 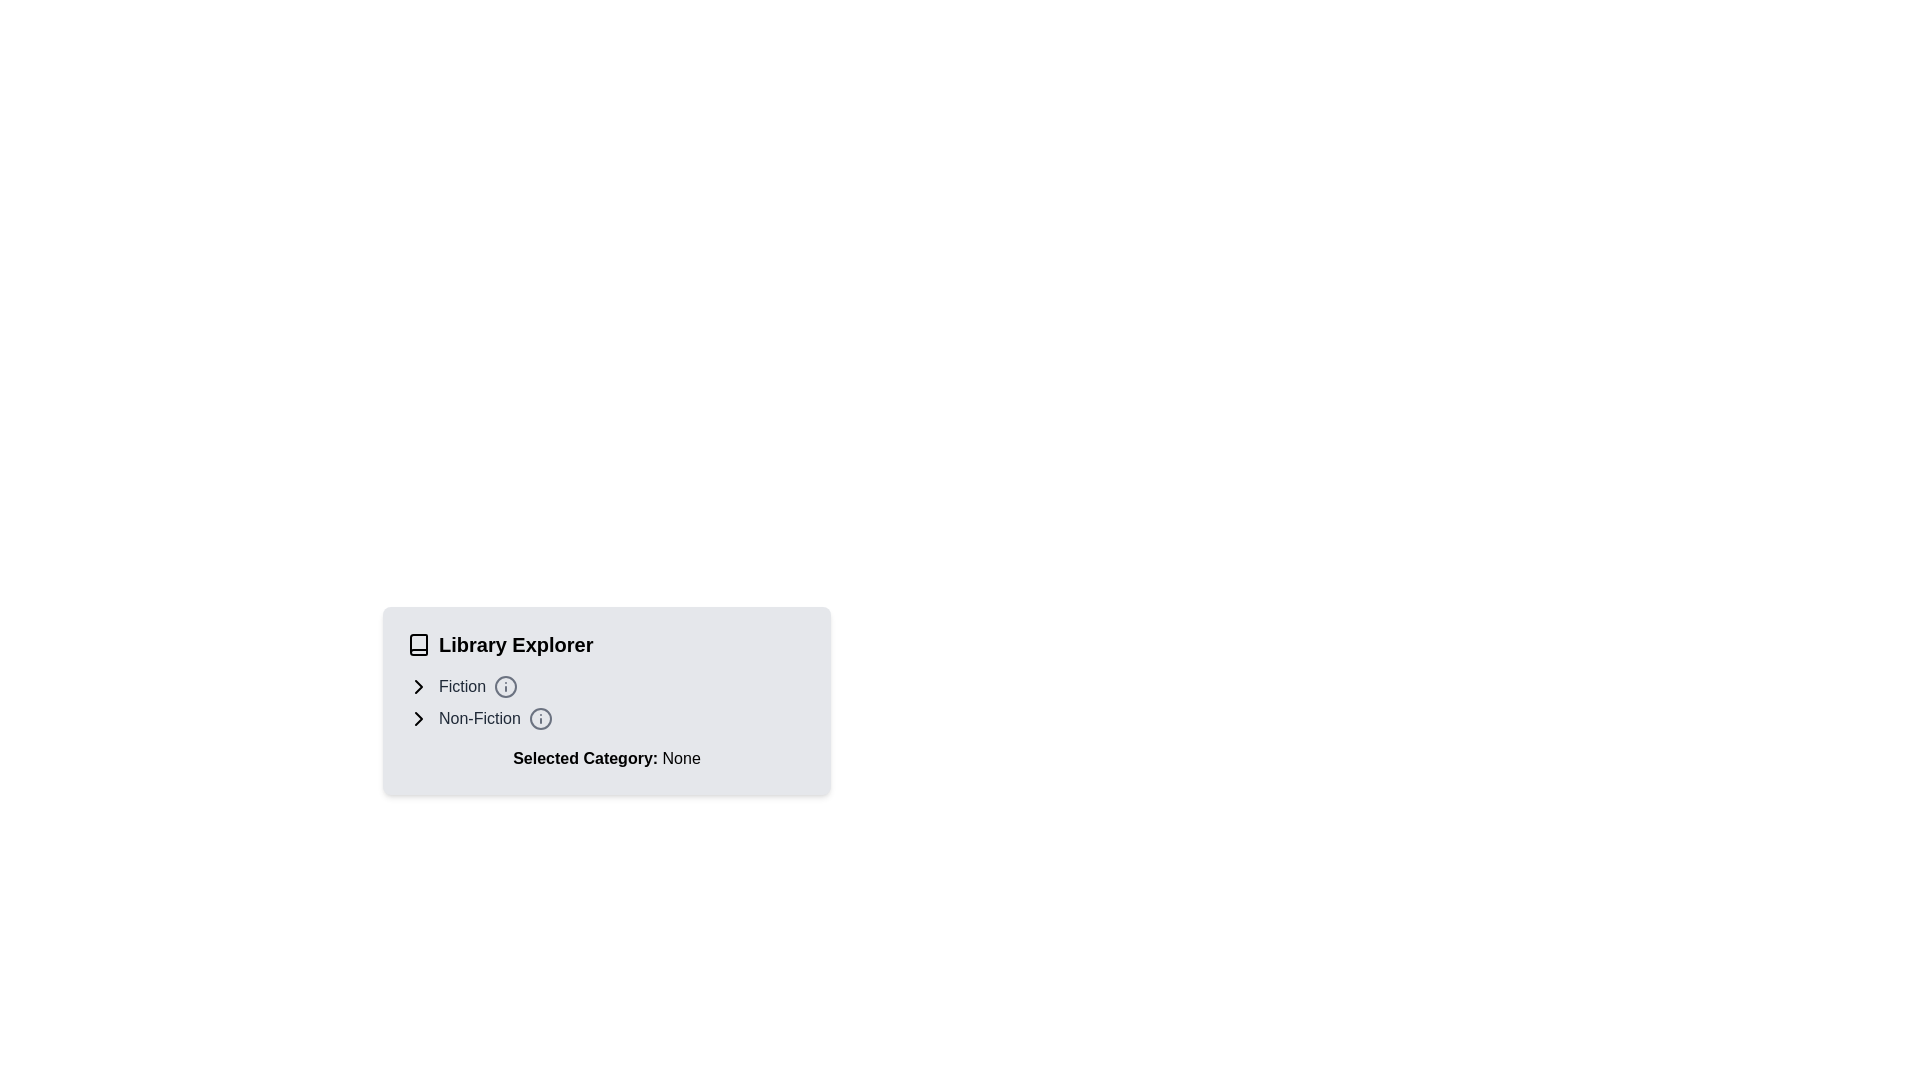 What do you see at coordinates (480, 717) in the screenshot?
I see `the 'Non-Fiction' text label in the Library Explorer section, which is styled to be interactive and positioned below the 'Fiction' entry` at bounding box center [480, 717].